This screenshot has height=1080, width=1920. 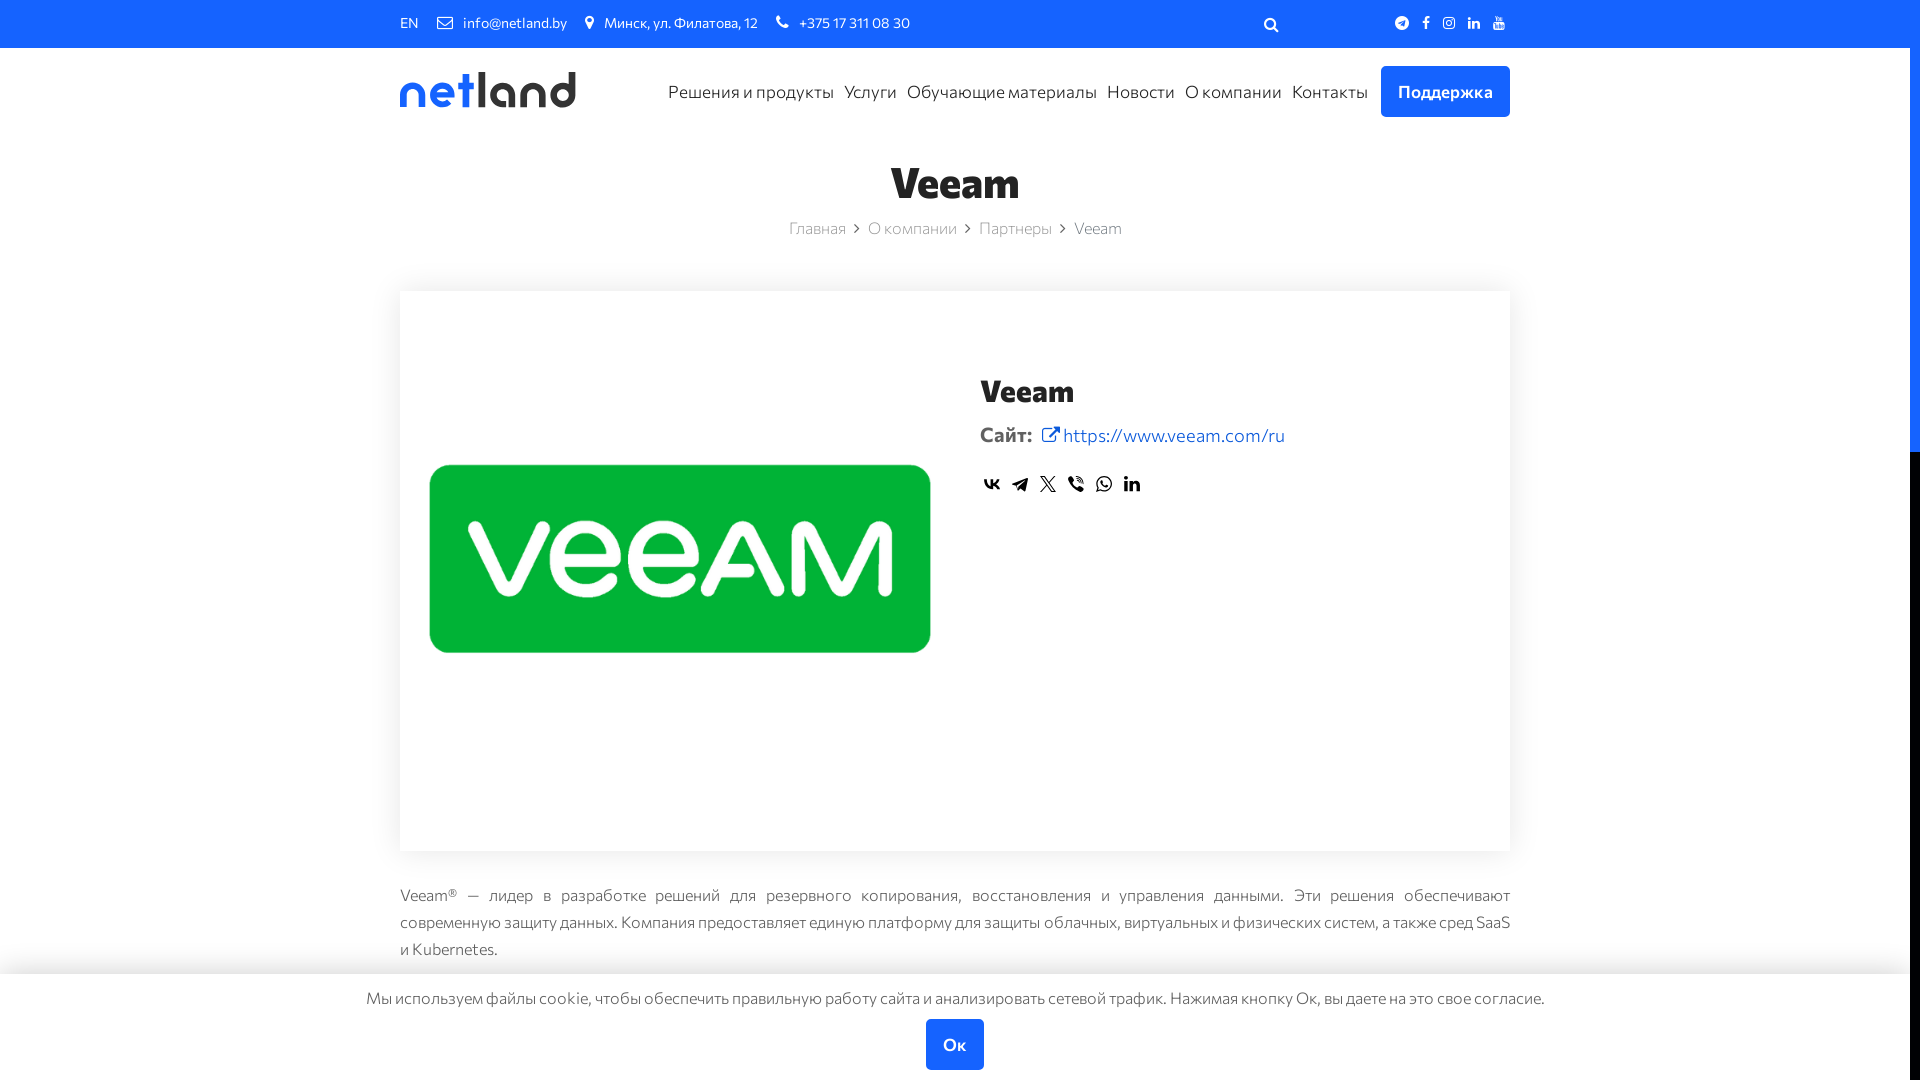 I want to click on 'Telegram', so click(x=1019, y=483).